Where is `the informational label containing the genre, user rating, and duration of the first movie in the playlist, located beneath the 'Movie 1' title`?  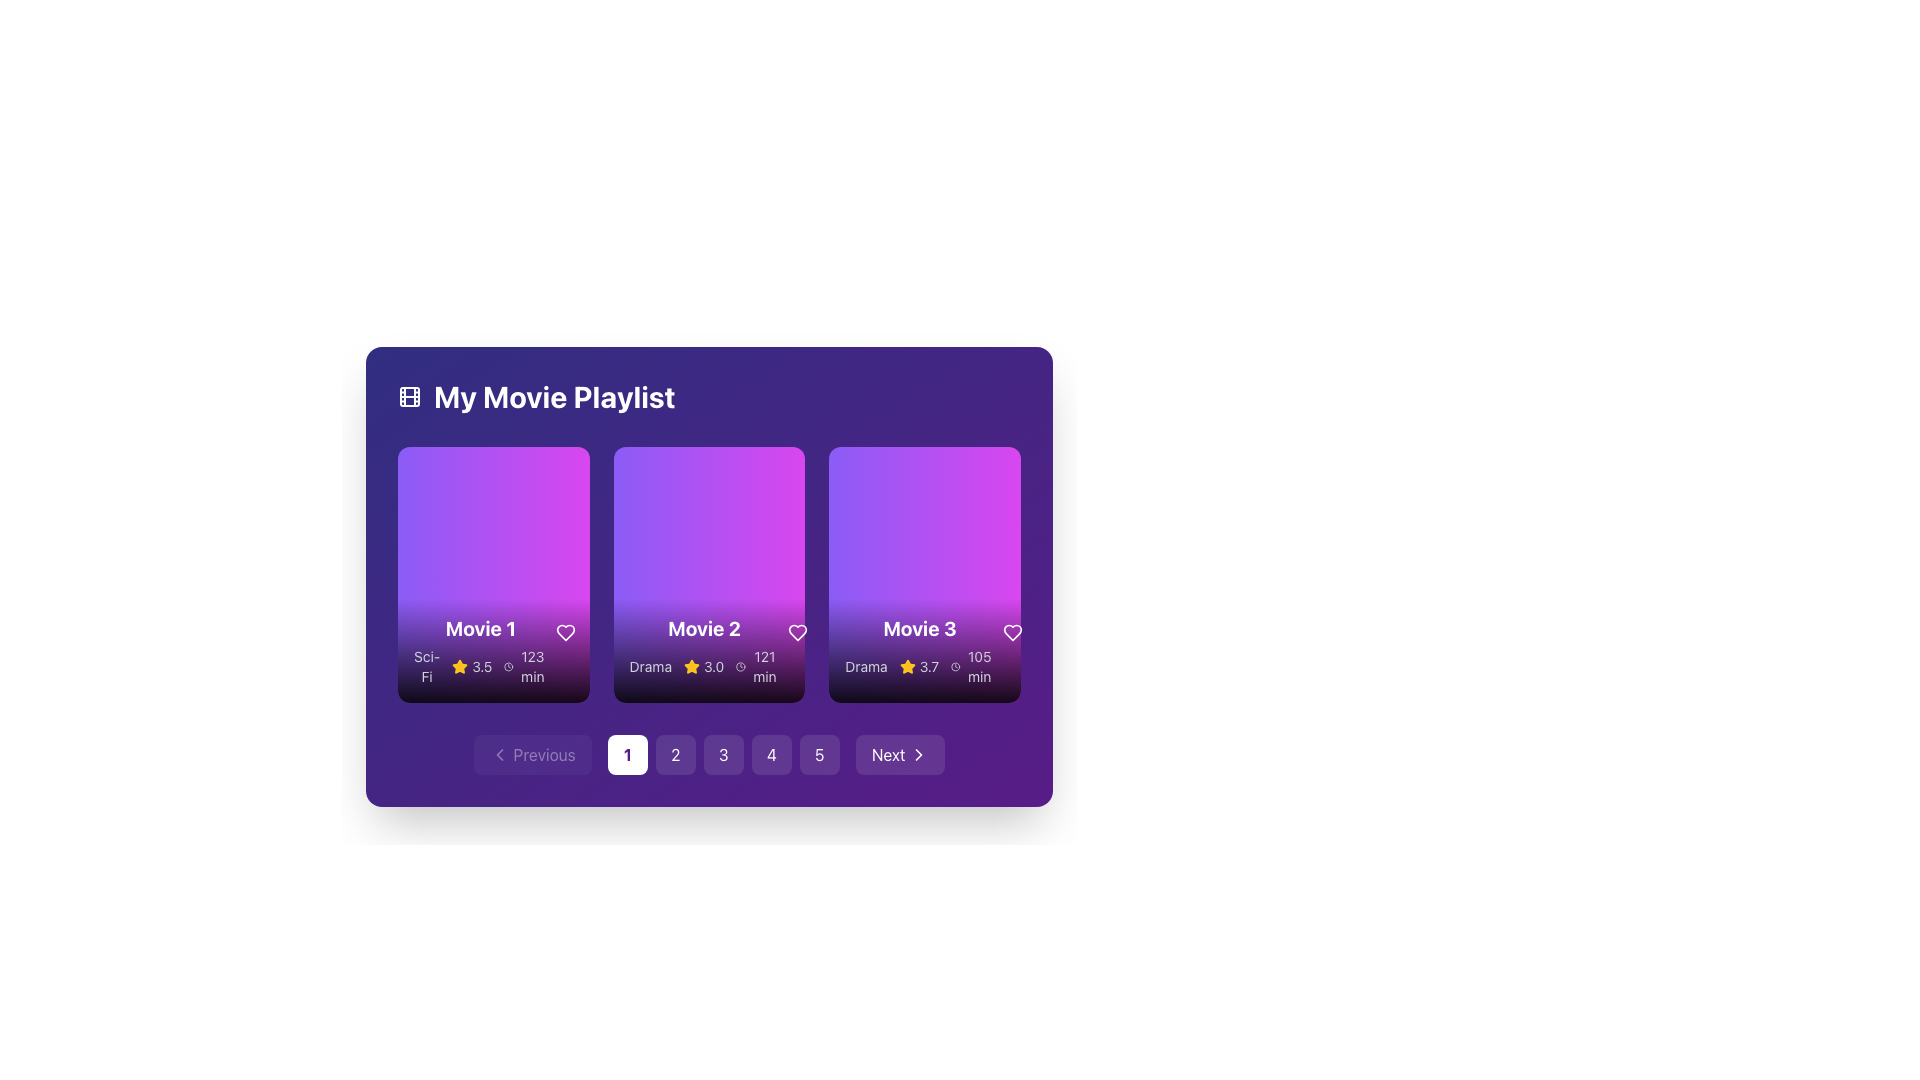 the informational label containing the genre, user rating, and duration of the first movie in the playlist, located beneath the 'Movie 1' title is located at coordinates (480, 667).